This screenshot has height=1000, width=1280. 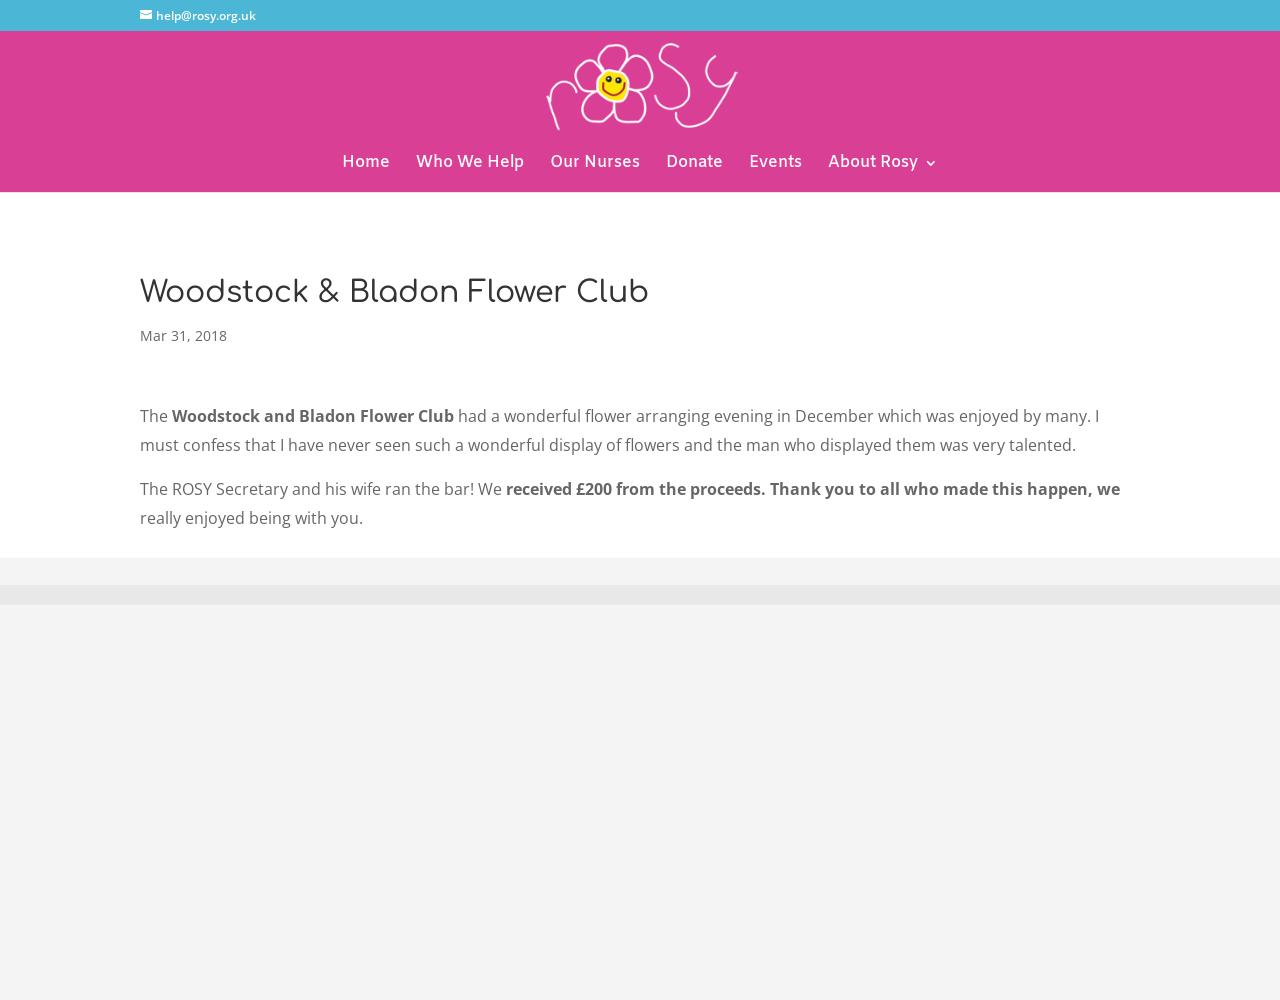 What do you see at coordinates (867, 542) in the screenshot?
I see `'Contact'` at bounding box center [867, 542].